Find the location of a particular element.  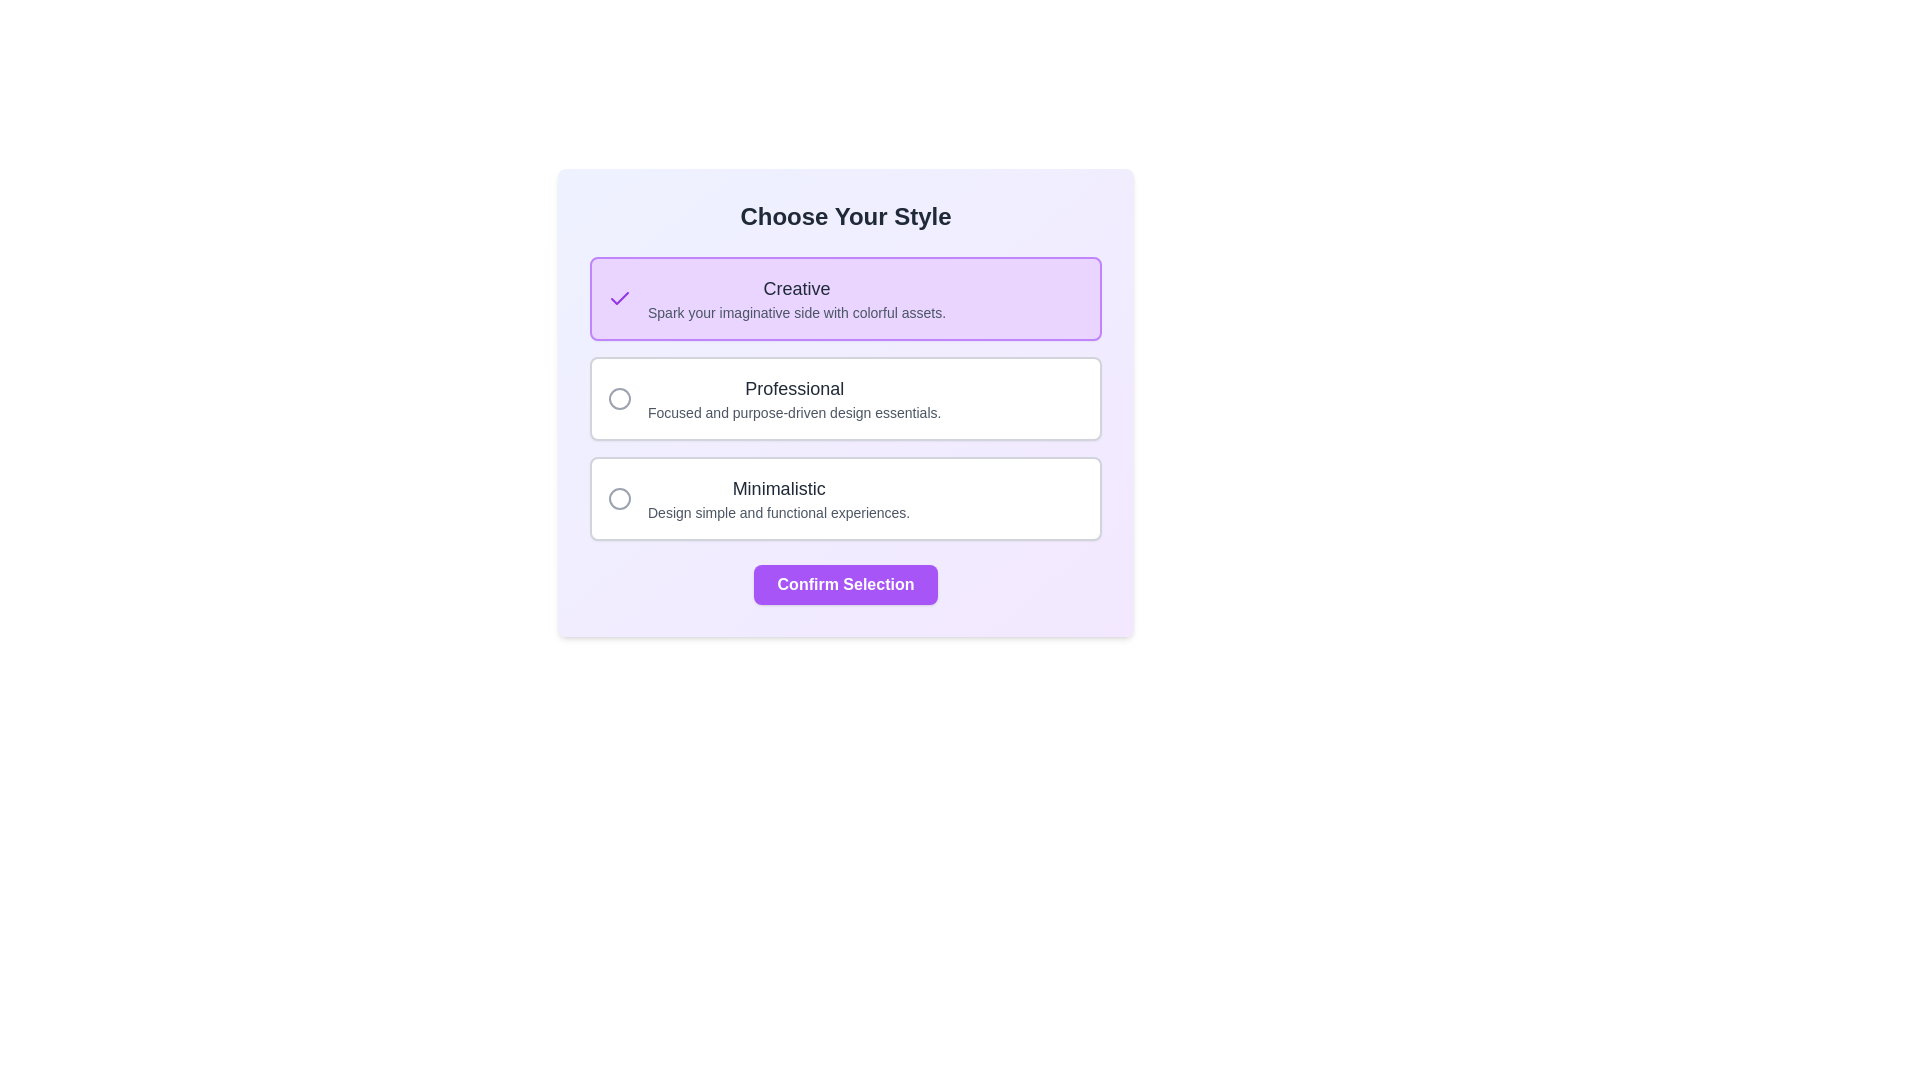

the main header text of the second option in the vertical list, which is positioned between 'Creative' and 'Minimalistic' is located at coordinates (793, 389).